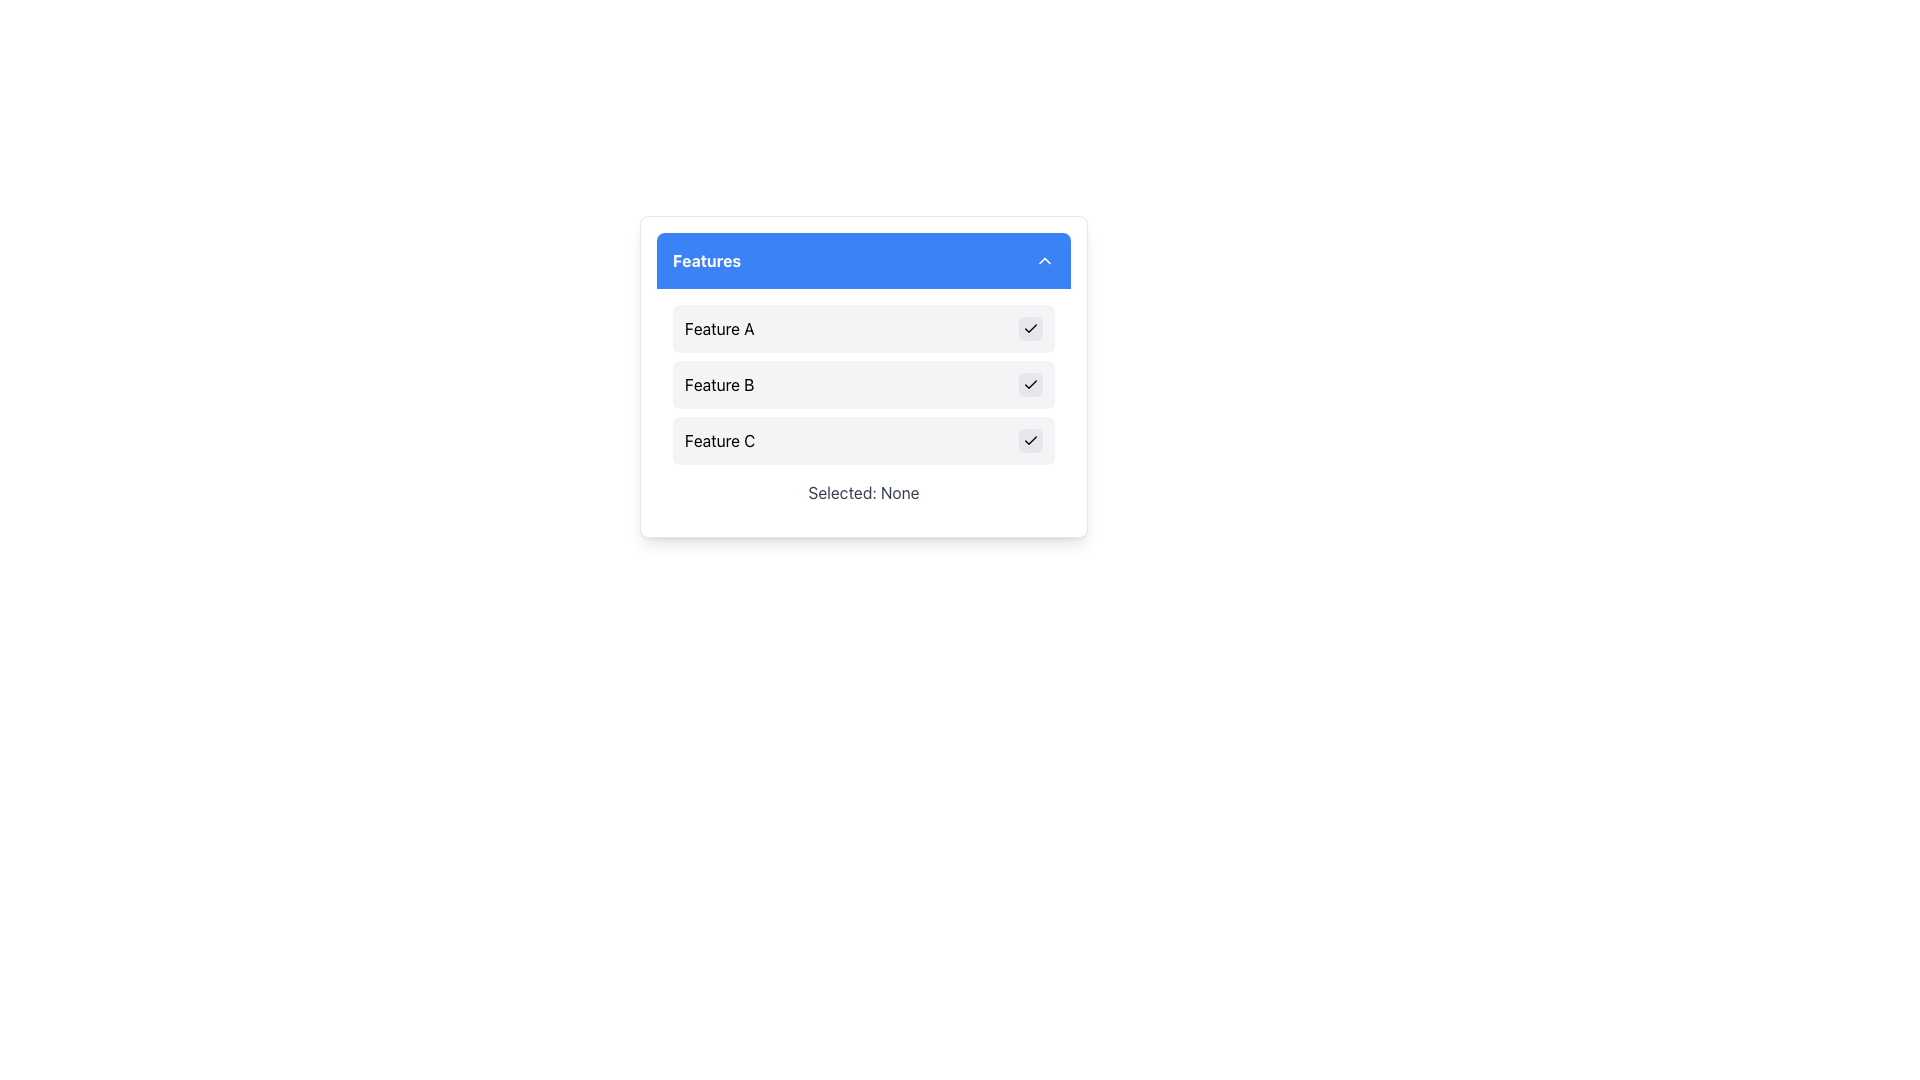  Describe the element at coordinates (1031, 385) in the screenshot. I see `the state of the Checkmark Indicator for 'Feature B', which visually confirms that this feature is selected in the checklist interface` at that location.